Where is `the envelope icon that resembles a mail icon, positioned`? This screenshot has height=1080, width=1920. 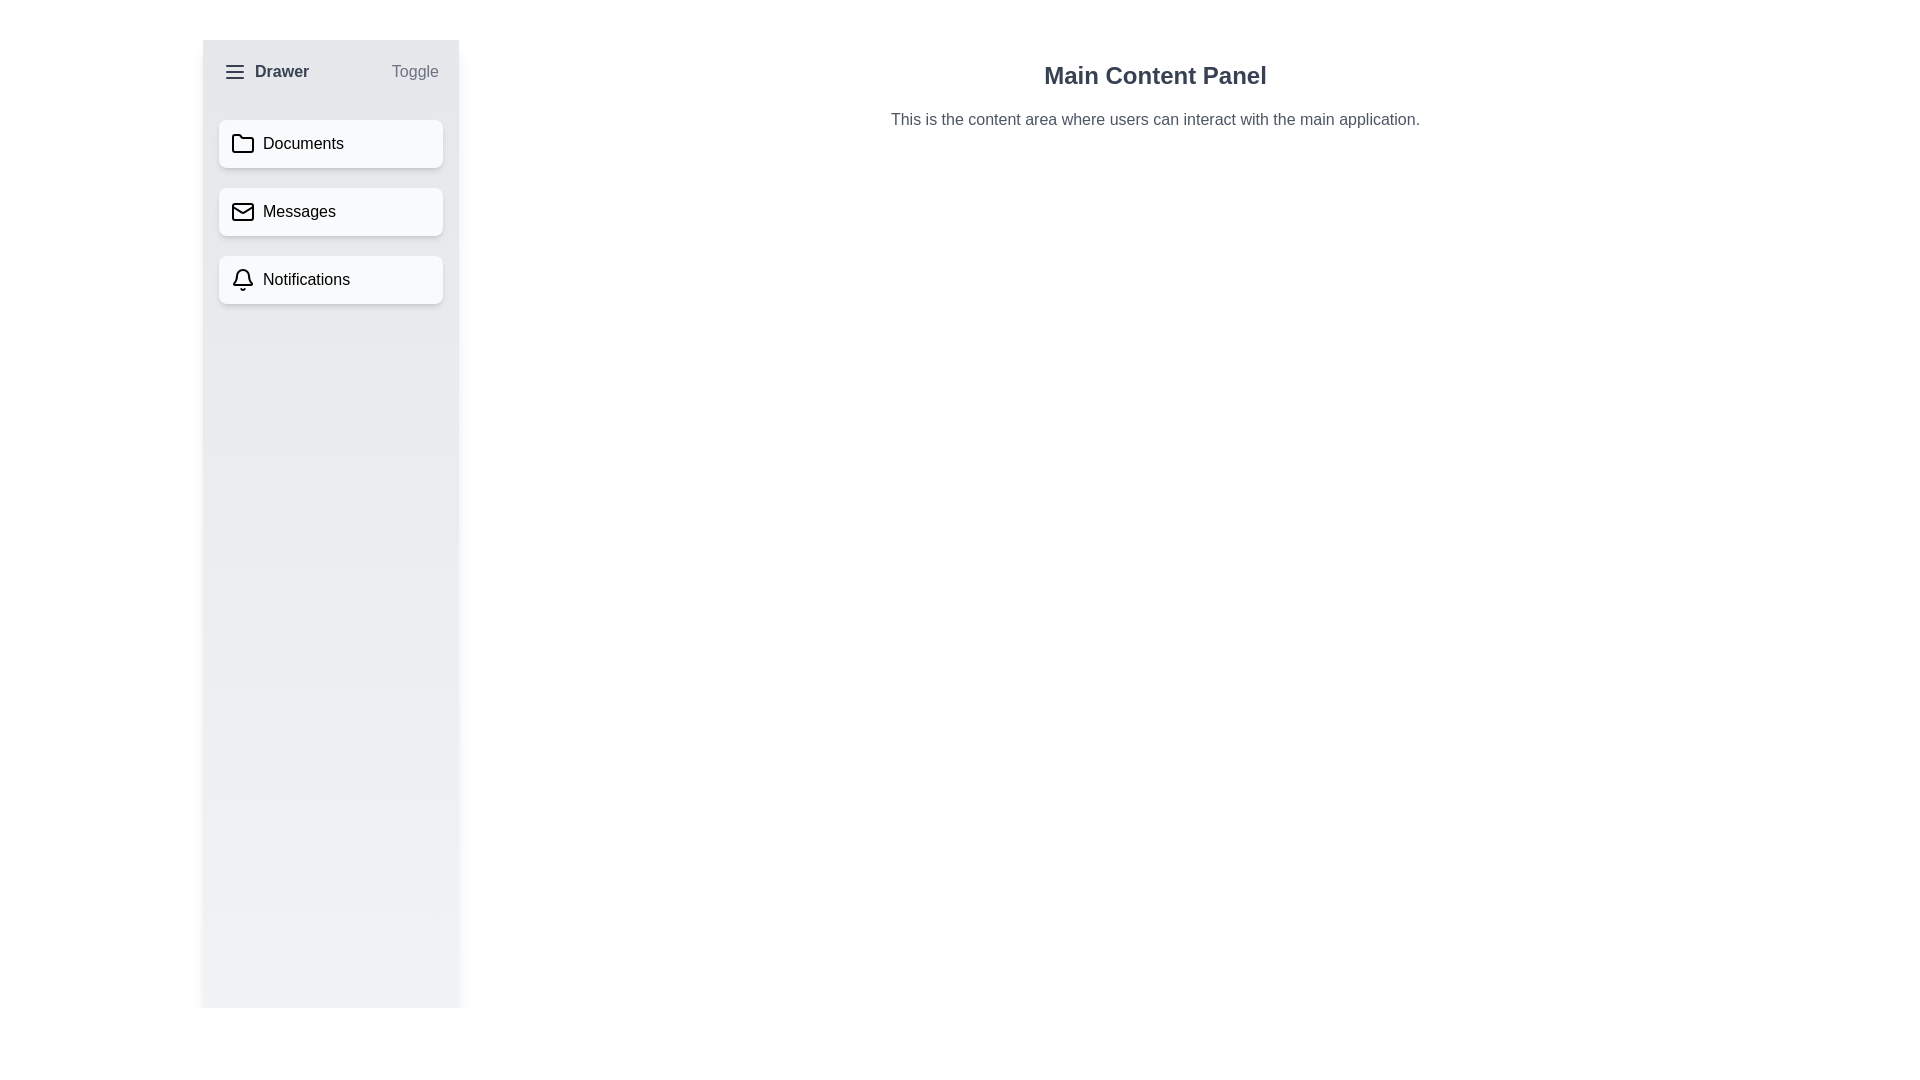 the envelope icon that resembles a mail icon, positioned is located at coordinates (242, 212).